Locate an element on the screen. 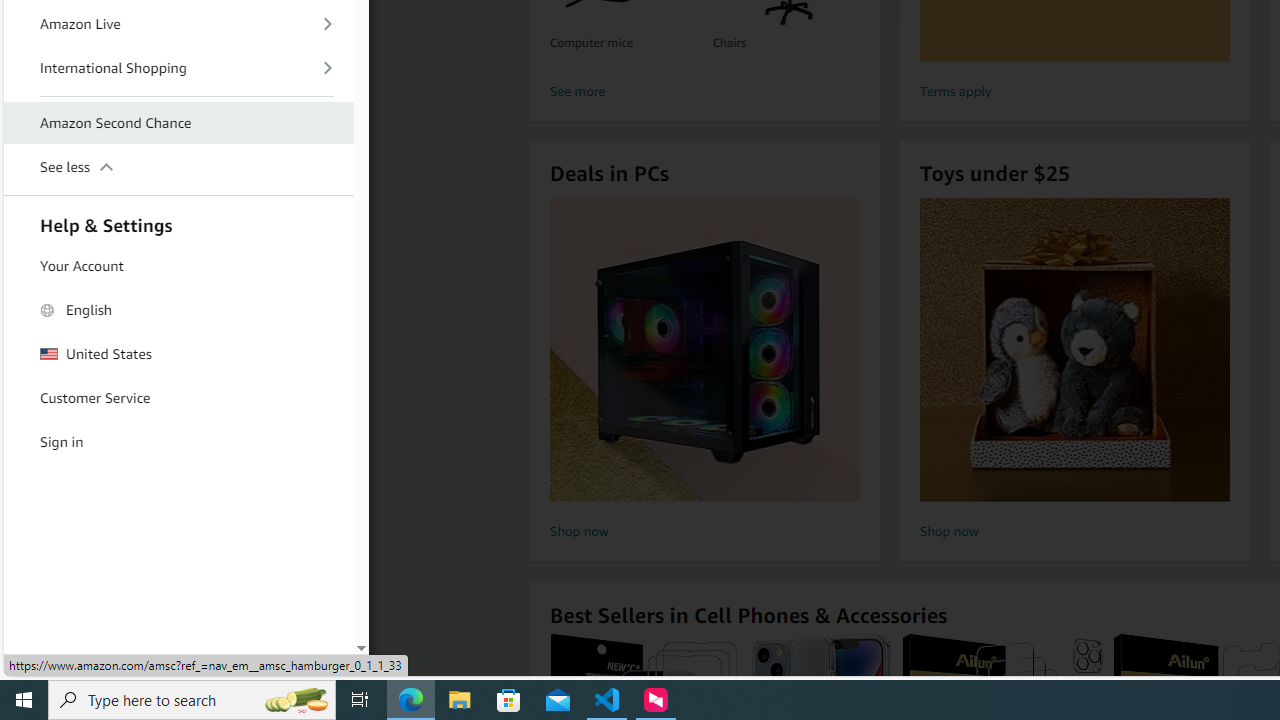 This screenshot has height=720, width=1280. 'Customer Service' is located at coordinates (179, 398).